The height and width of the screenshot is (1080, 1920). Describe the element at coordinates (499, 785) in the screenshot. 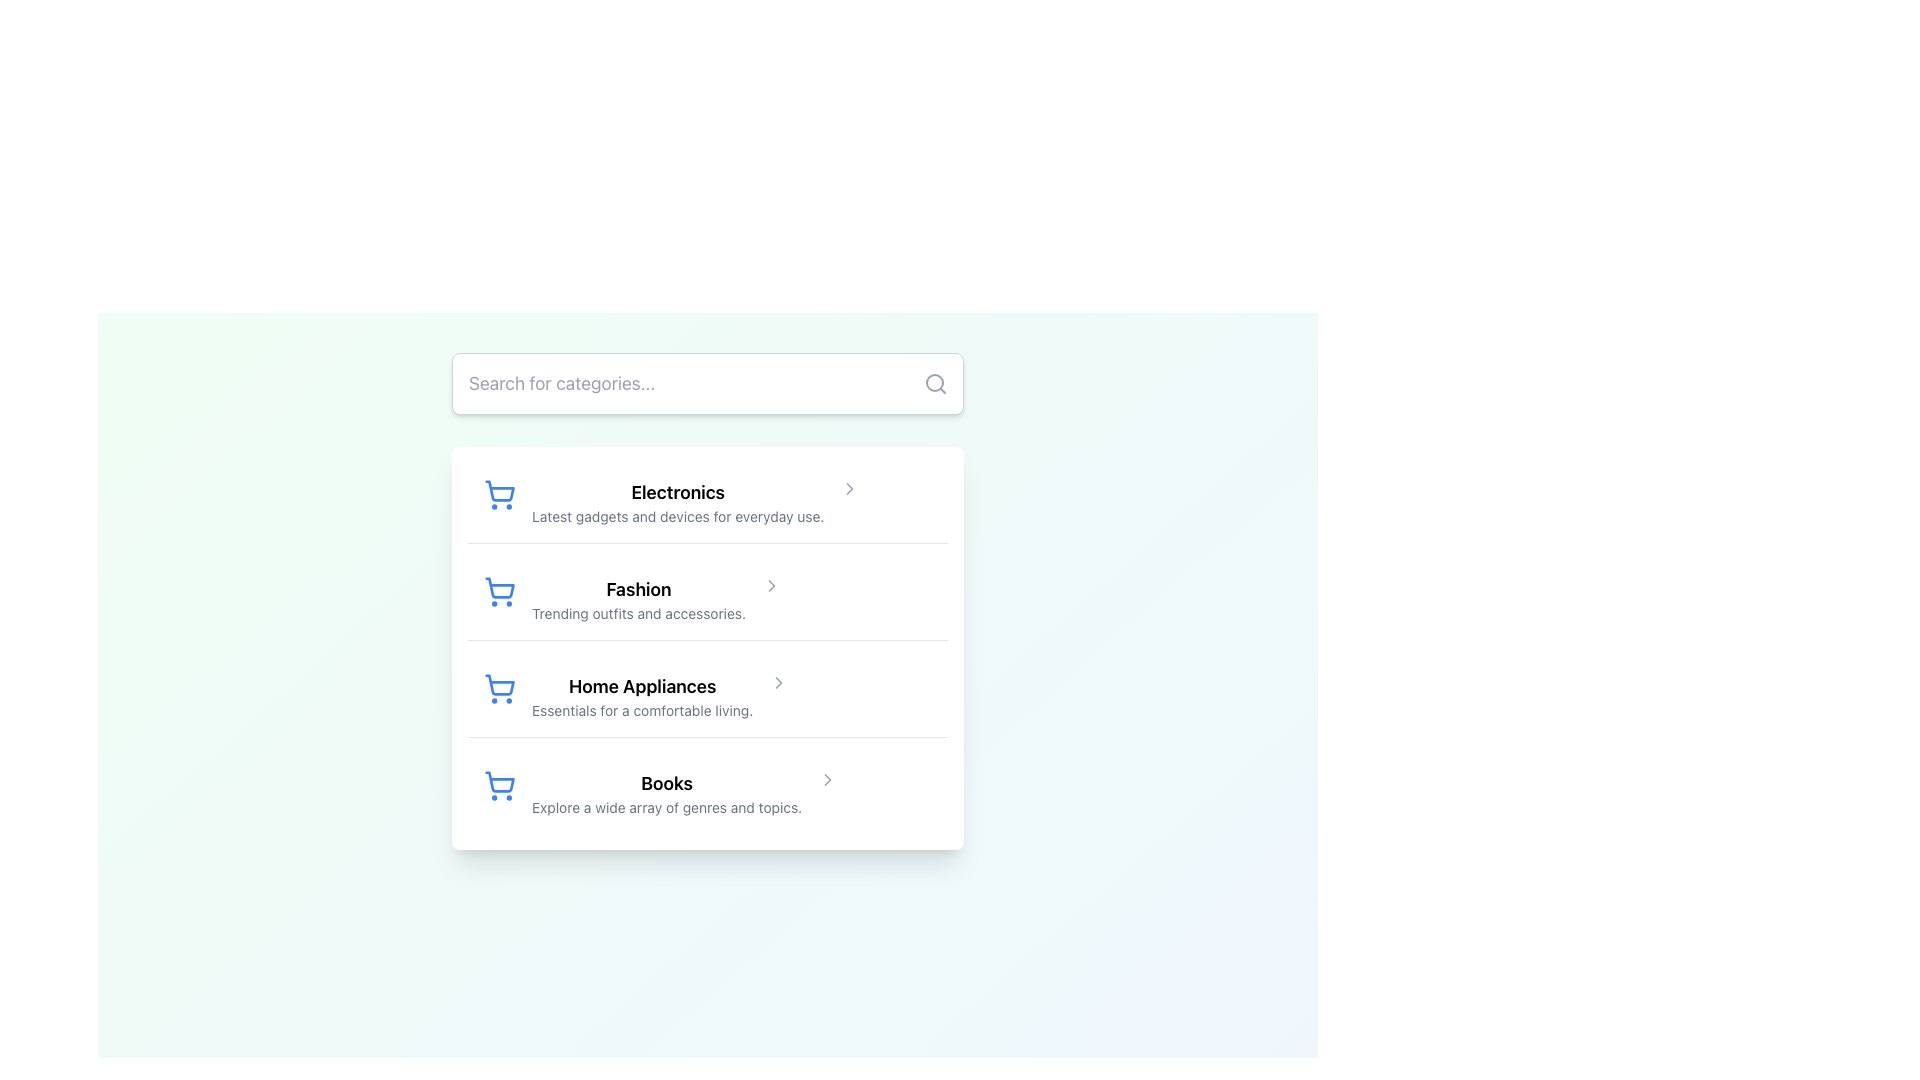

I see `the leftmost icon in the last row of the list that represents the 'Books' category` at that location.